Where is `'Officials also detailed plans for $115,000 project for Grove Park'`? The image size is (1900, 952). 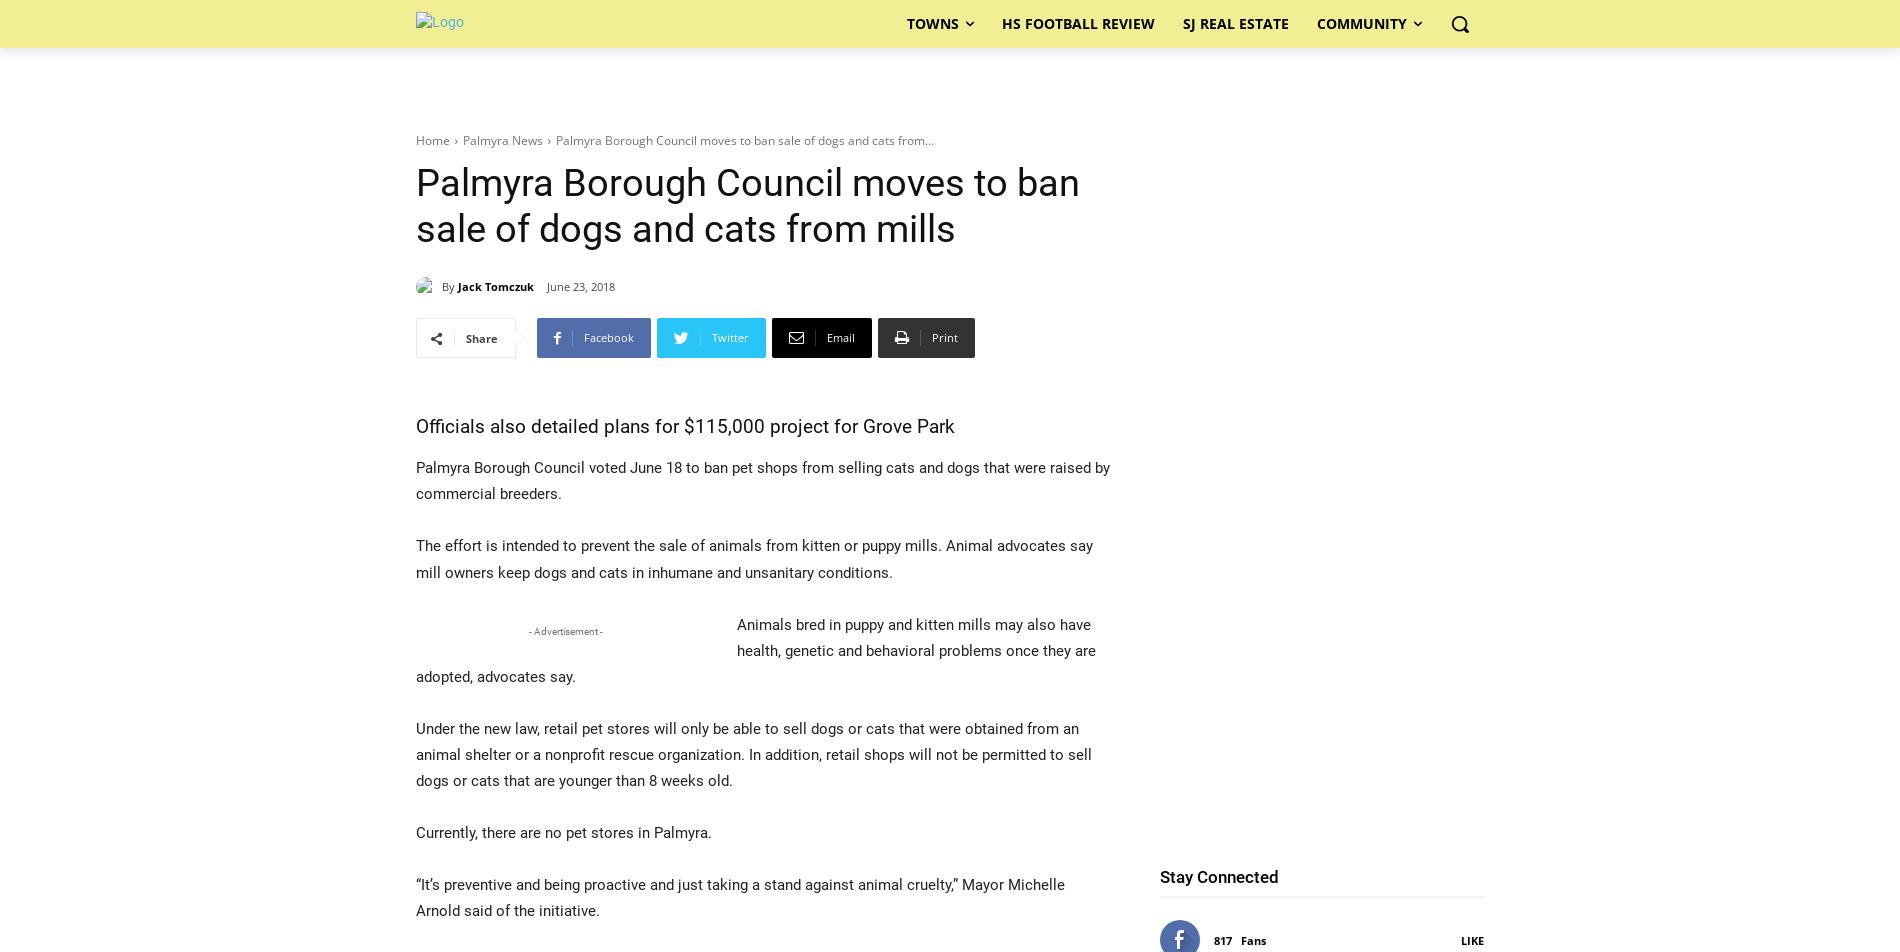 'Officials also detailed plans for $115,000 project for Grove Park' is located at coordinates (414, 426).